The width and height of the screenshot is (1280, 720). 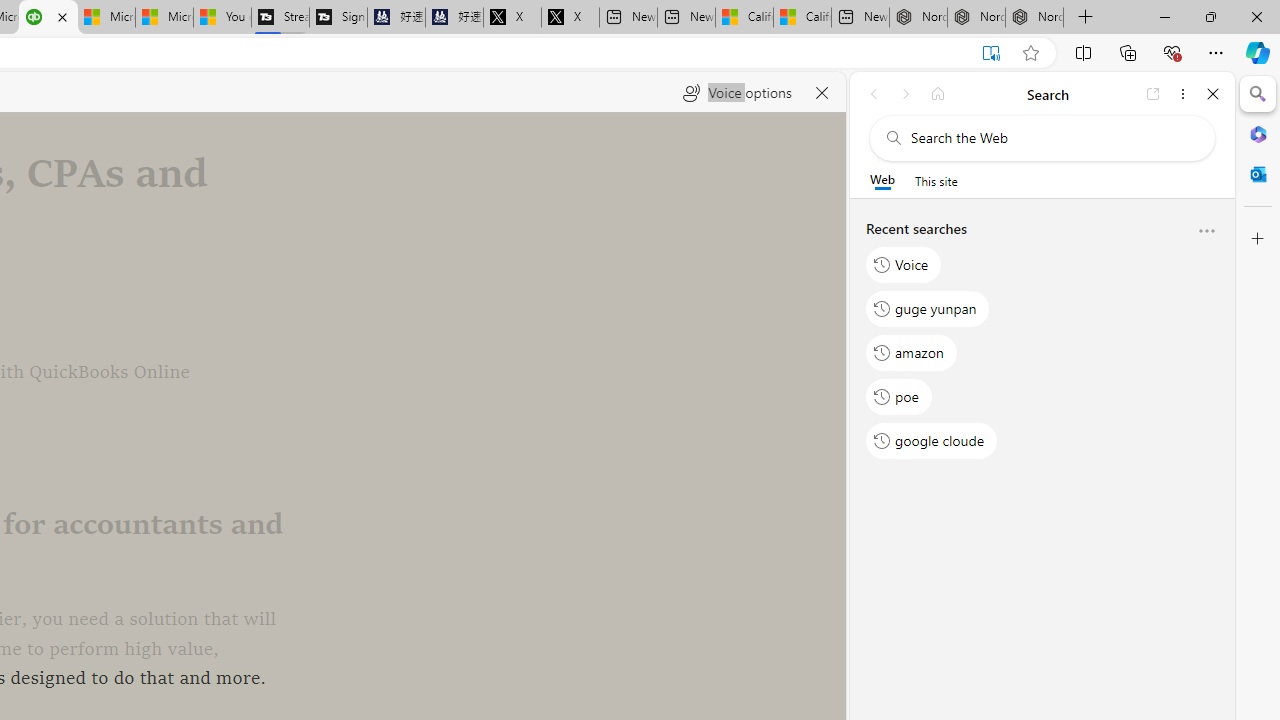 What do you see at coordinates (911, 351) in the screenshot?
I see `'amazon'` at bounding box center [911, 351].